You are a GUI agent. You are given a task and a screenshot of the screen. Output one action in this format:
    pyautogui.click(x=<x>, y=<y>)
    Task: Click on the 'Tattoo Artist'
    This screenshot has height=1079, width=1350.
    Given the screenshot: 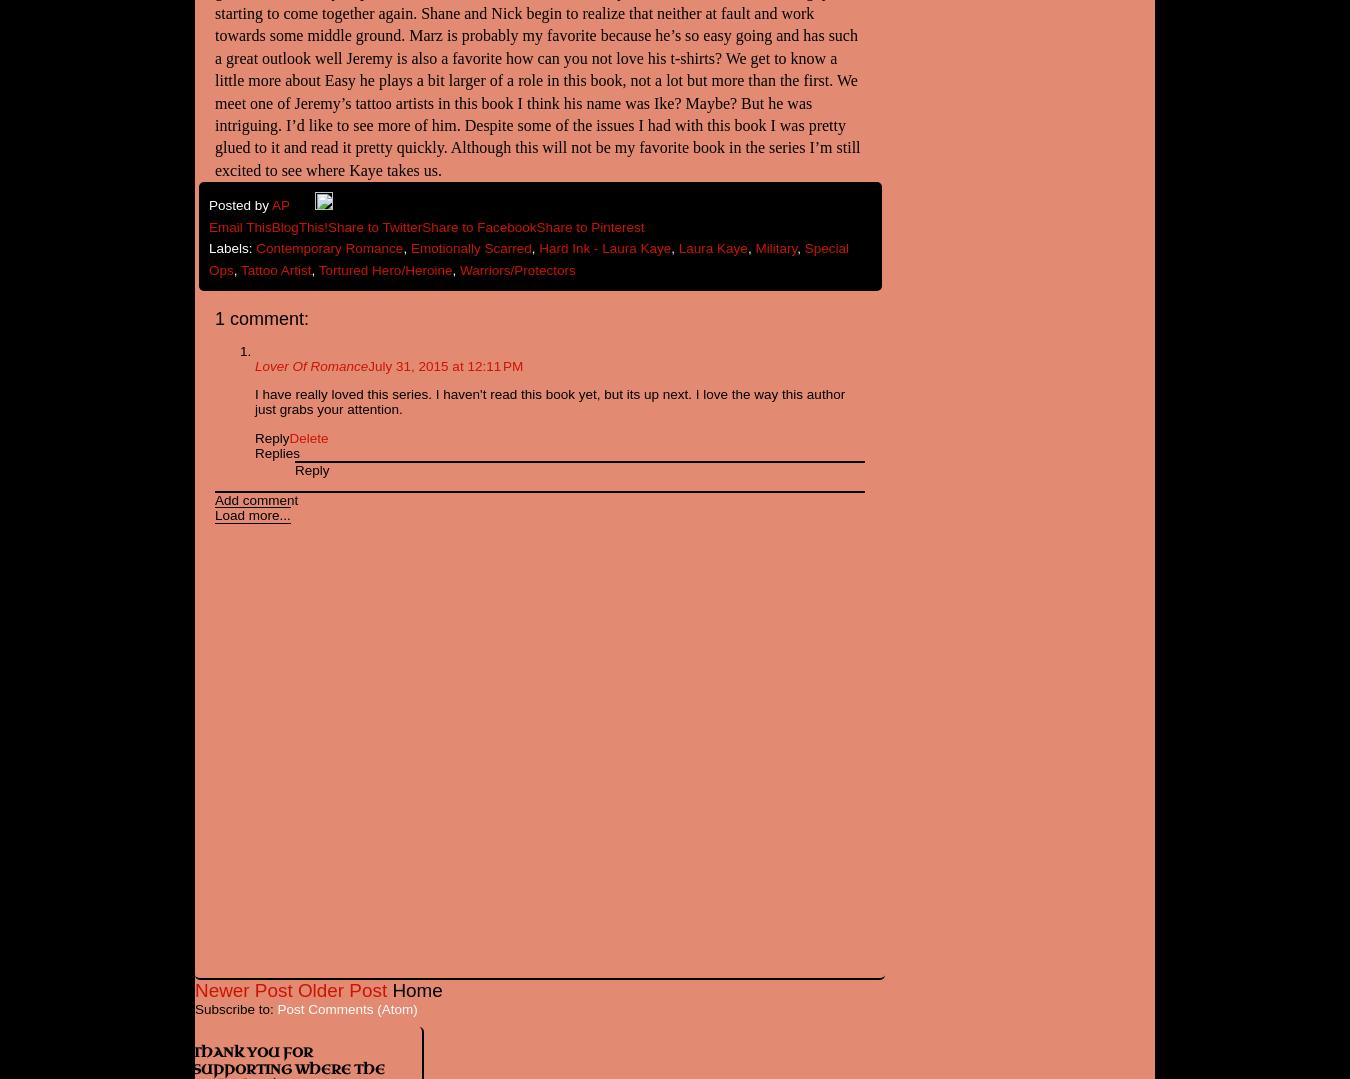 What is the action you would take?
    pyautogui.click(x=274, y=269)
    